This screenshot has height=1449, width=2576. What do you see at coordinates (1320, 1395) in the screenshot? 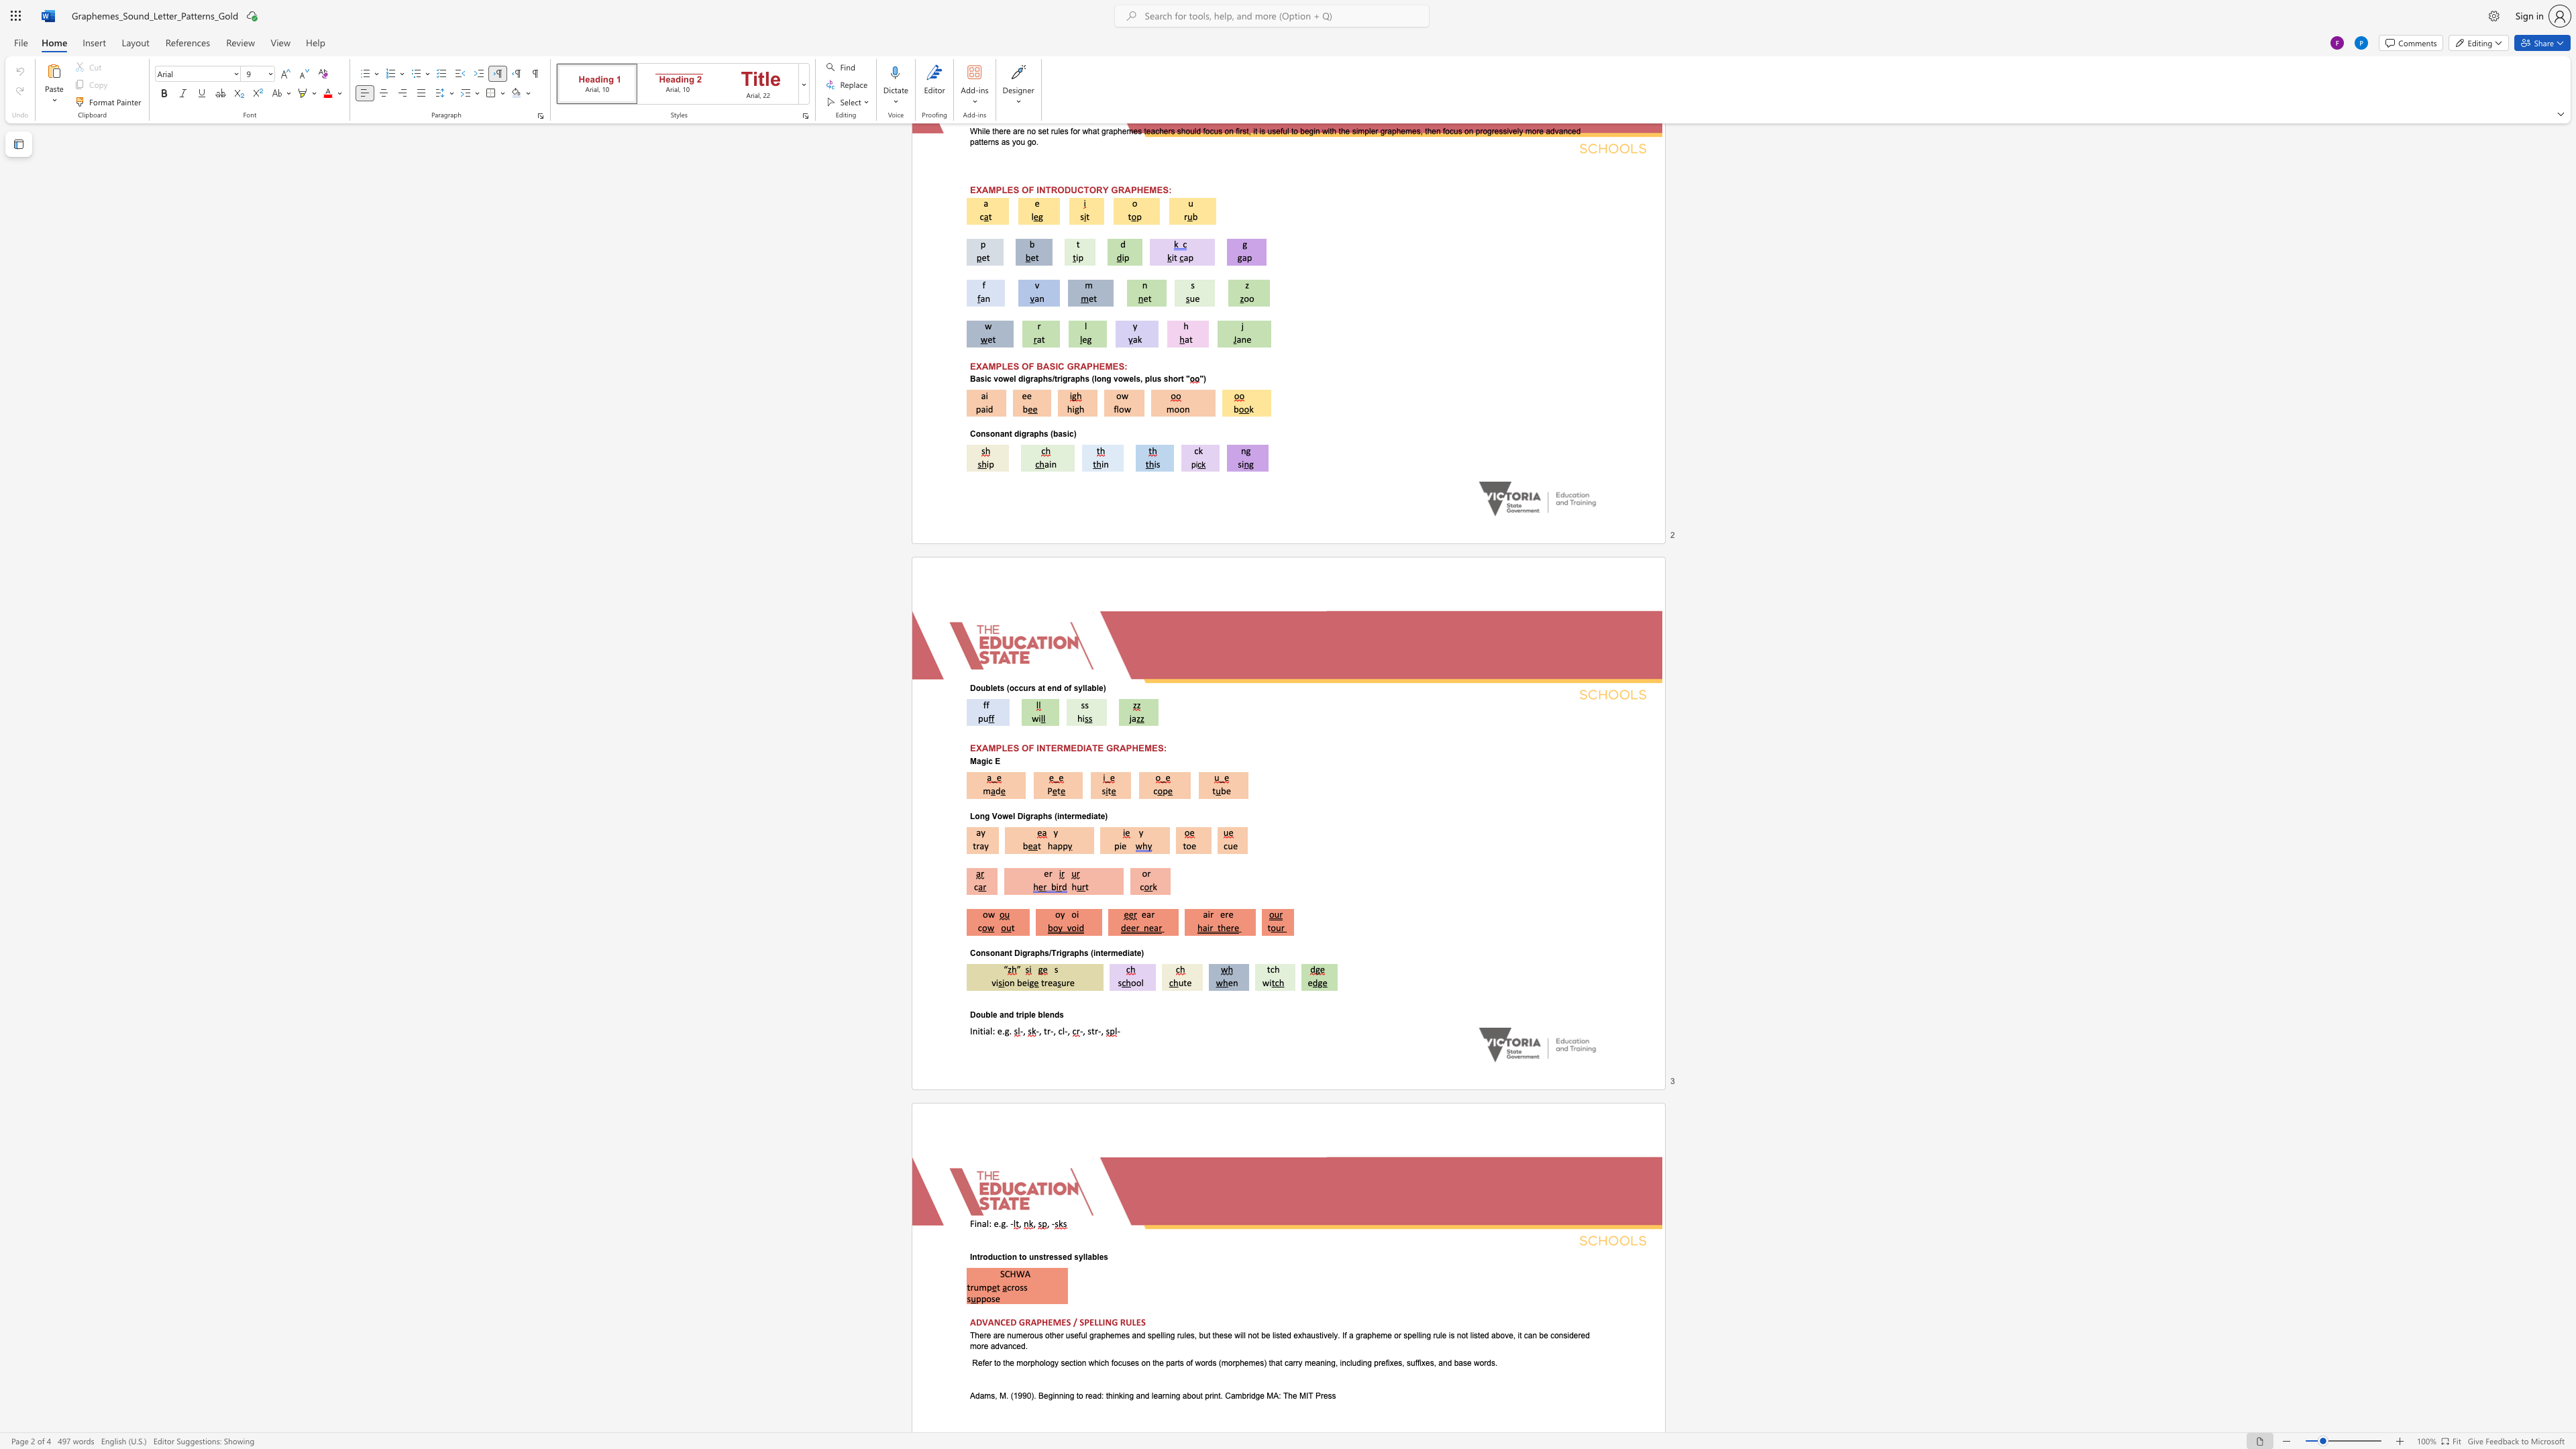
I see `the subset text "re" within the text "Adams, M. (1990). Beginning to read: thinking and learning about print. Cambridge MA: The MIT Press"` at bounding box center [1320, 1395].